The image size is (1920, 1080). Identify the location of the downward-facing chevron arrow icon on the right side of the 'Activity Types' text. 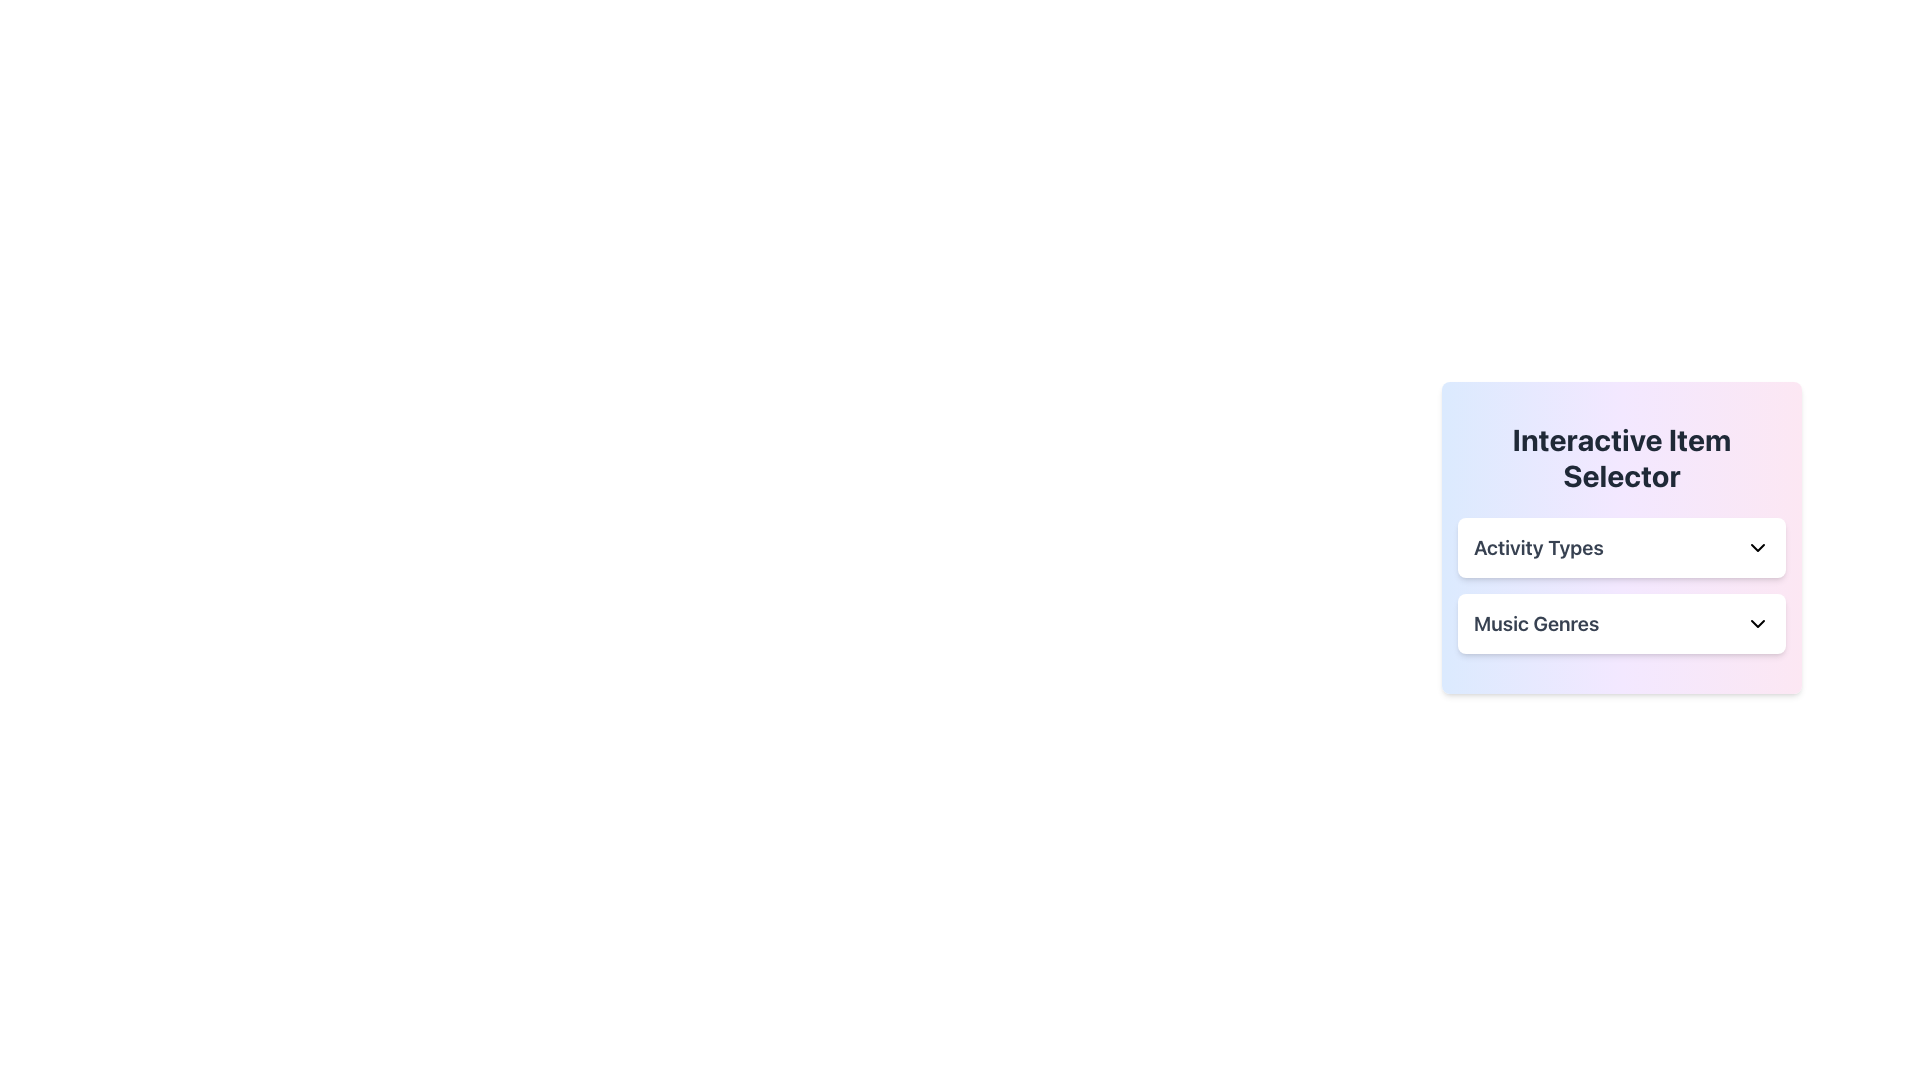
(1756, 547).